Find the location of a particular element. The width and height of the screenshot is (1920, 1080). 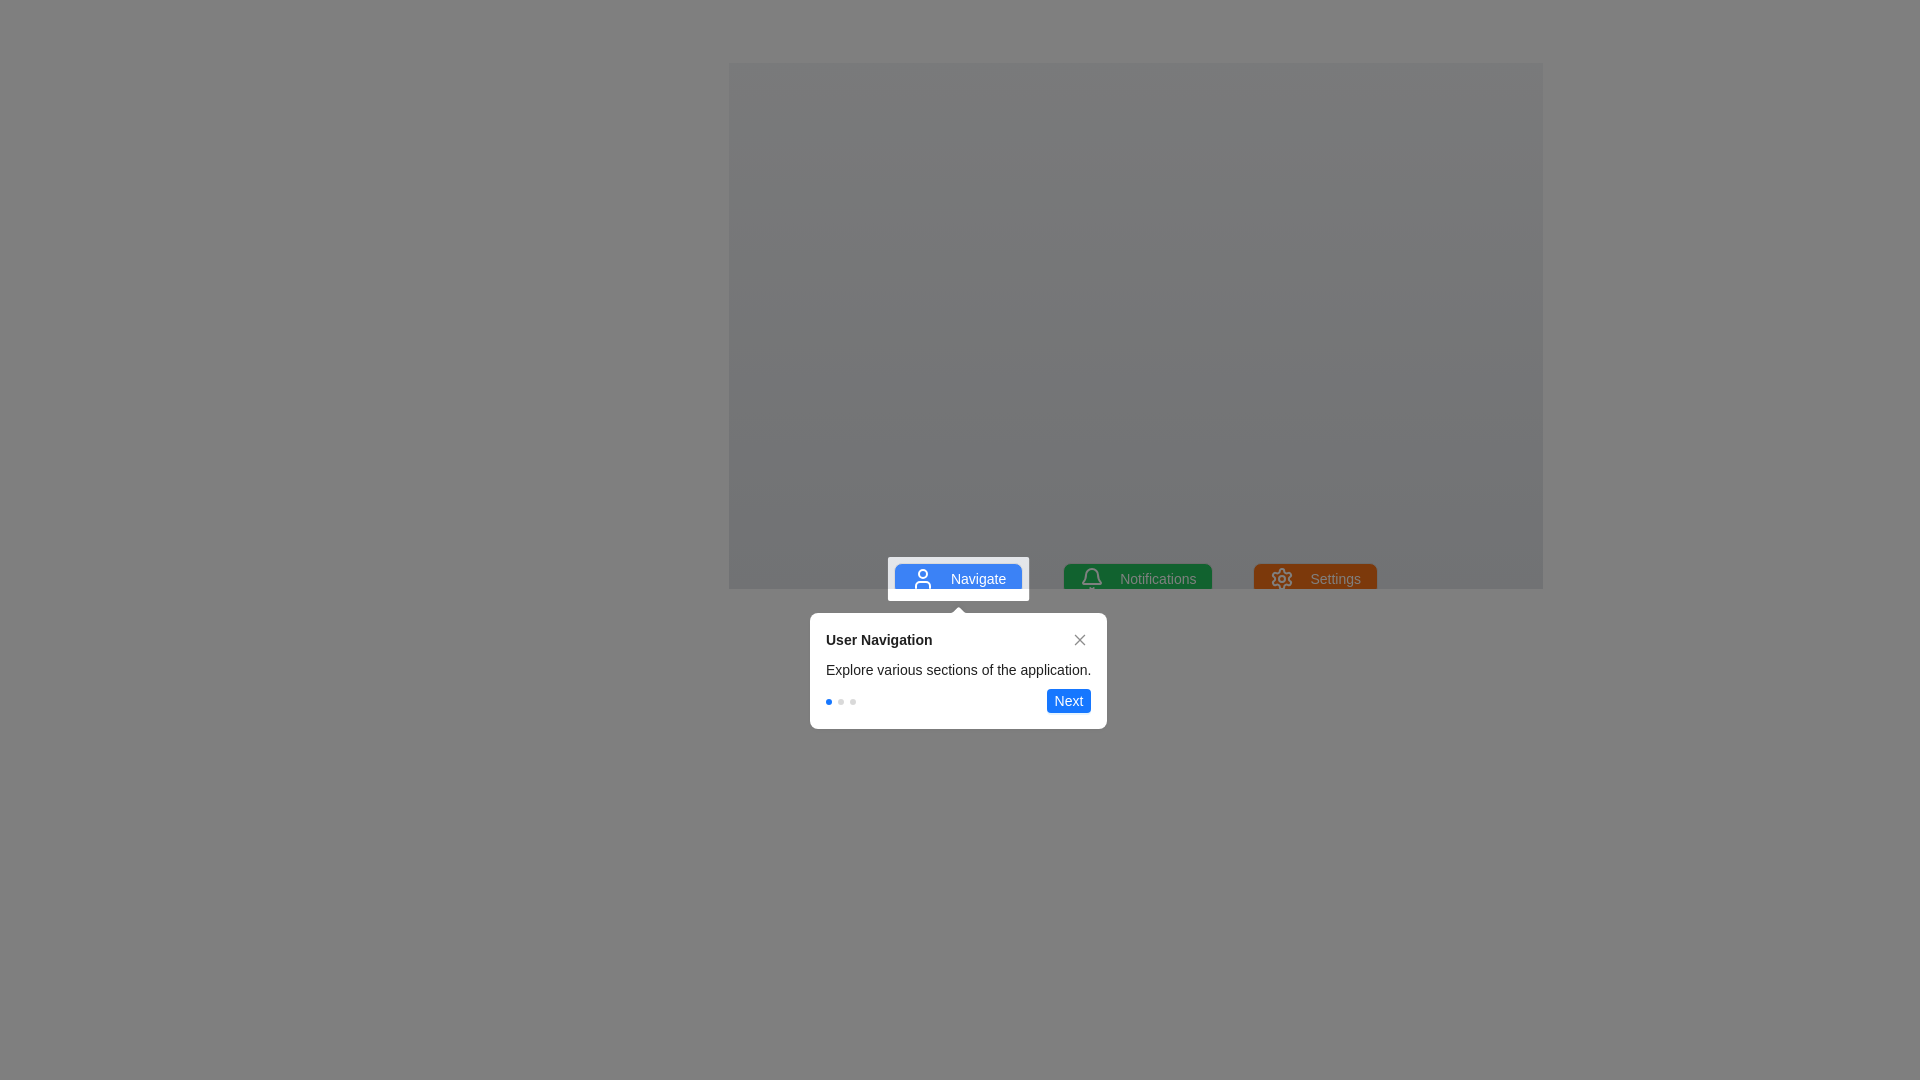

the 'Settings' button, which is a rectangular button with a rounded finish, orange background, white text, and a gear icon on the left is located at coordinates (1315, 578).